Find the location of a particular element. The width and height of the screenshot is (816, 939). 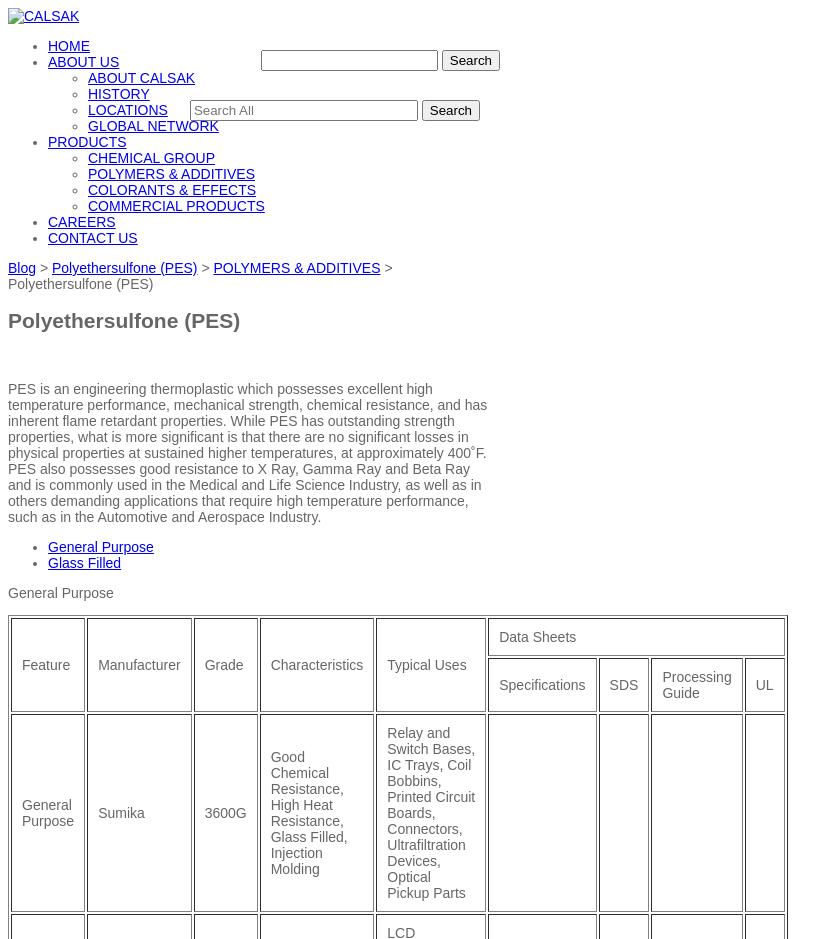

'Sumika' is located at coordinates (121, 811).